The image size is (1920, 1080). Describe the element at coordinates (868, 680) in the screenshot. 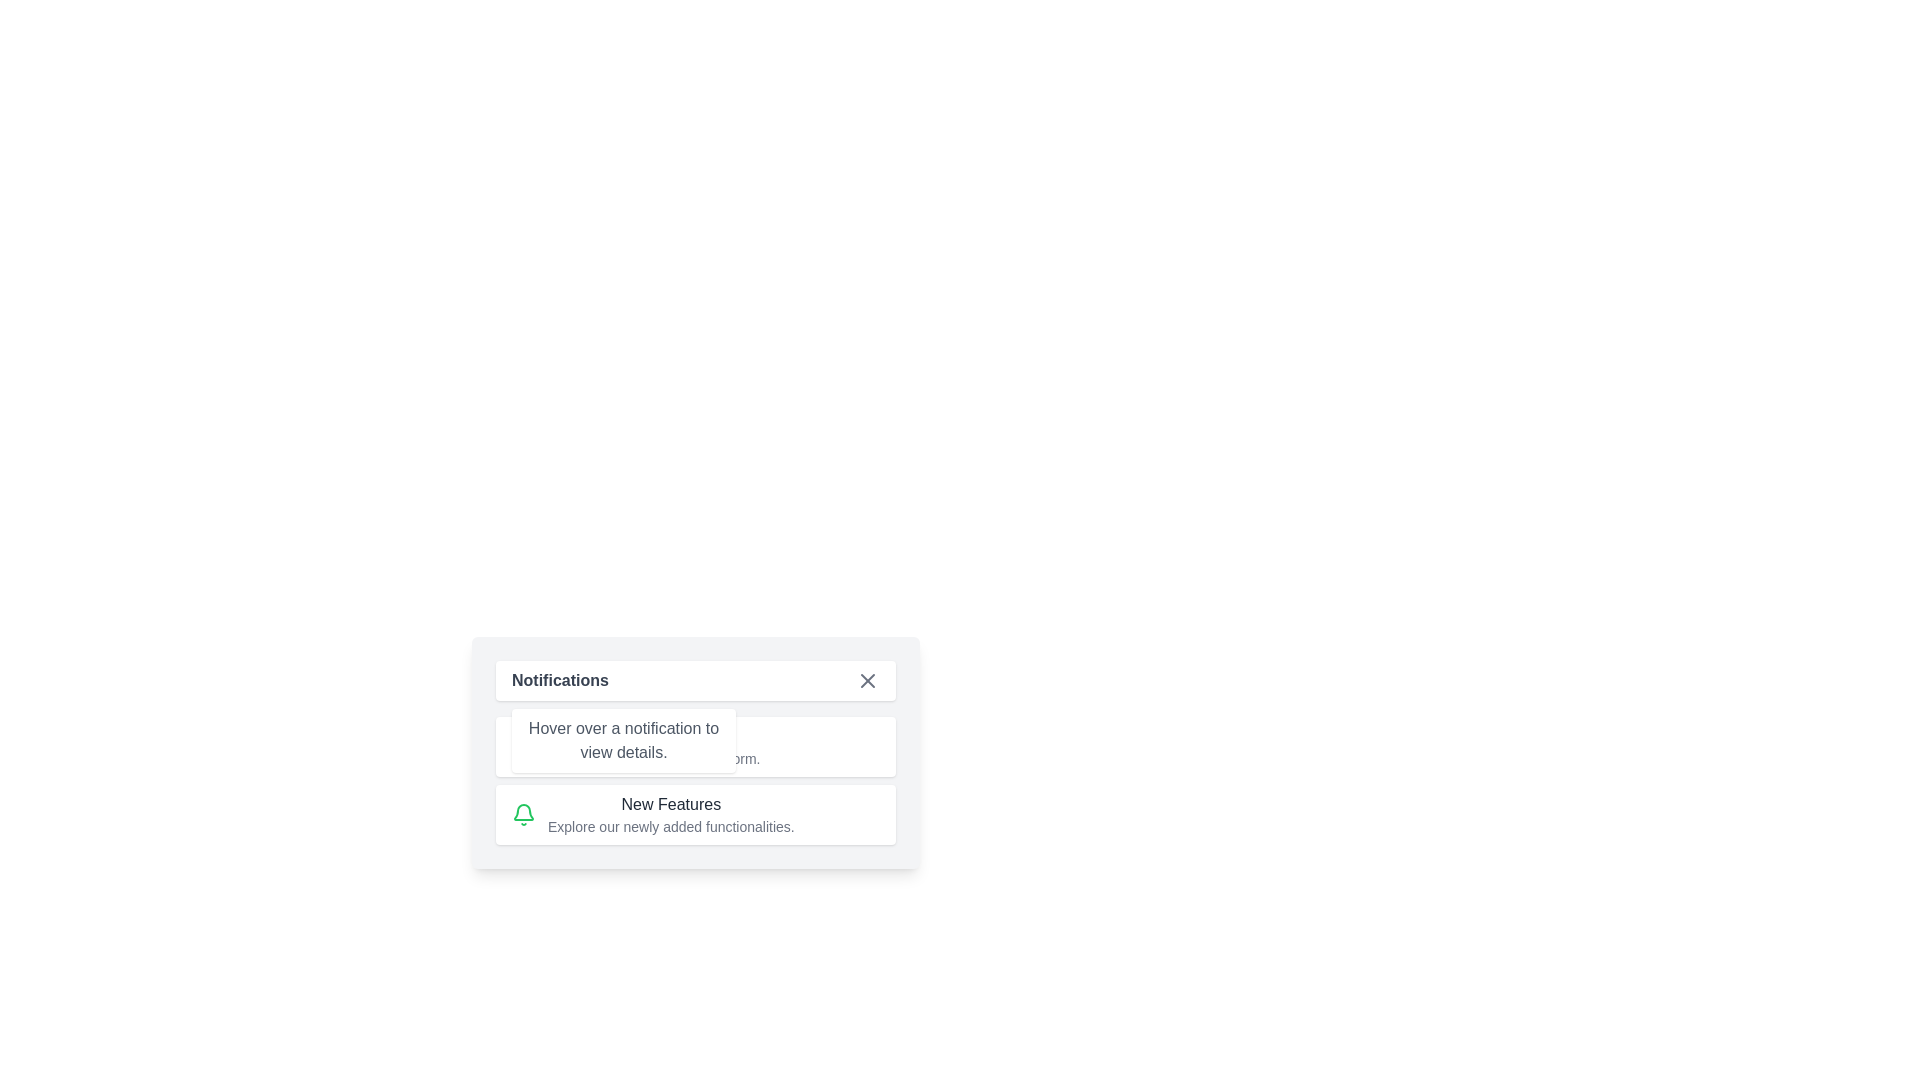

I see `the close button for the notifications panel located at the top-right of the 'Notifications' header section` at that location.